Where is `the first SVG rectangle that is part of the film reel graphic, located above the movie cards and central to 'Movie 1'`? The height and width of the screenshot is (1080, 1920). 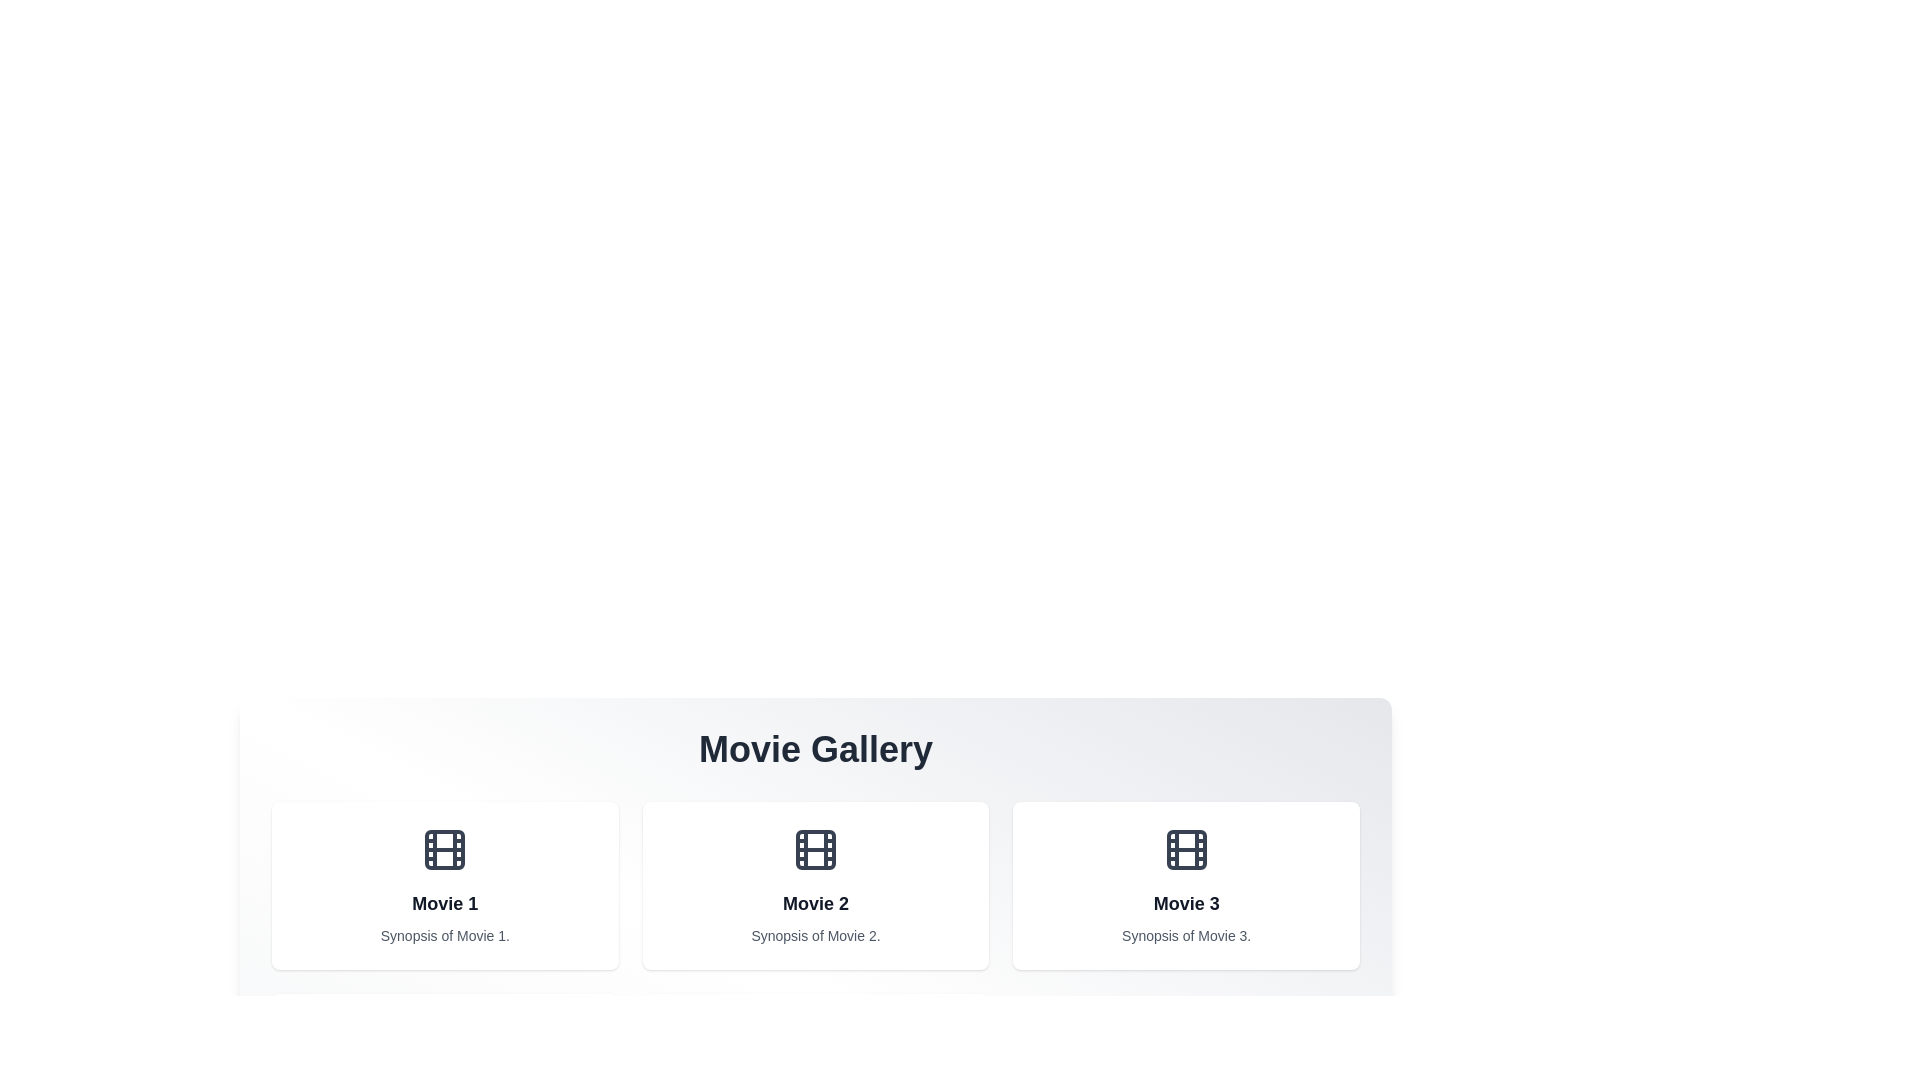 the first SVG rectangle that is part of the film reel graphic, located above the movie cards and central to 'Movie 1' is located at coordinates (444, 1040).